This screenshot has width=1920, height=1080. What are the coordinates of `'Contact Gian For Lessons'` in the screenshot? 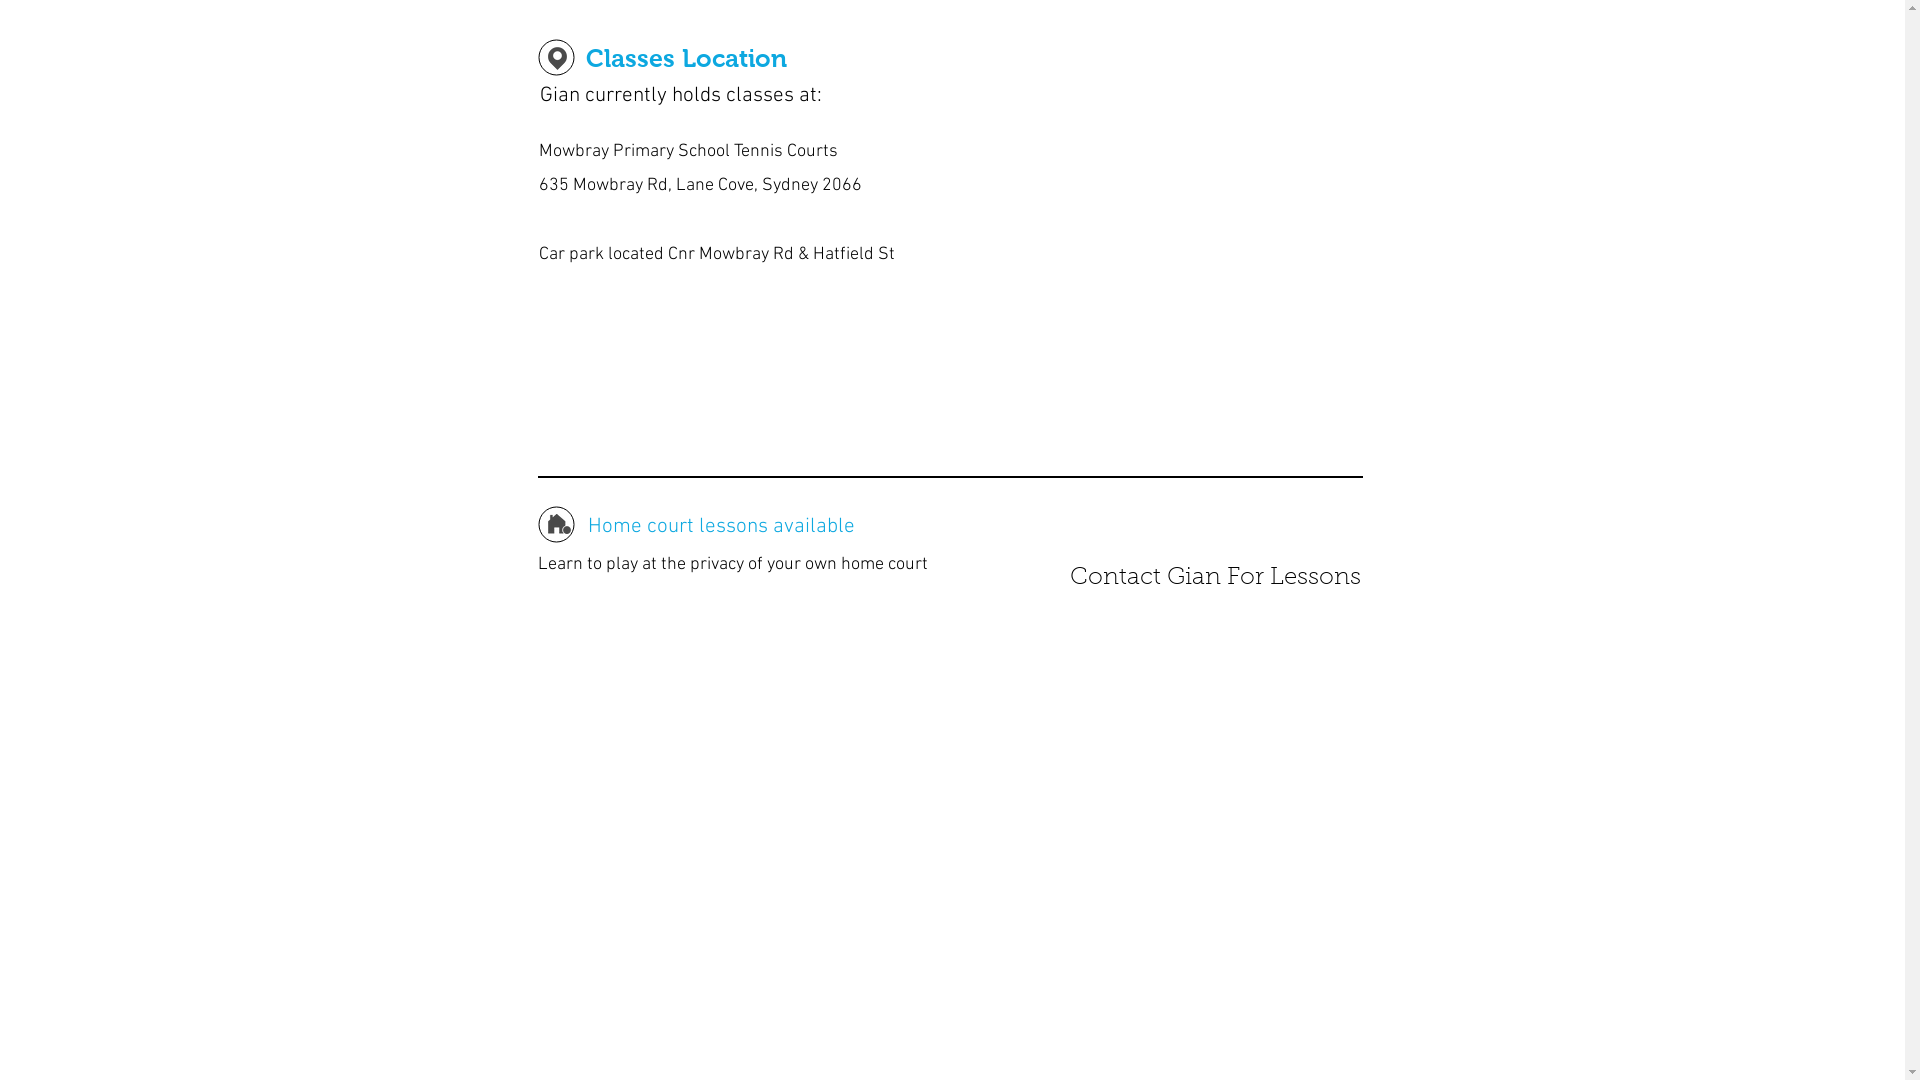 It's located at (1213, 578).